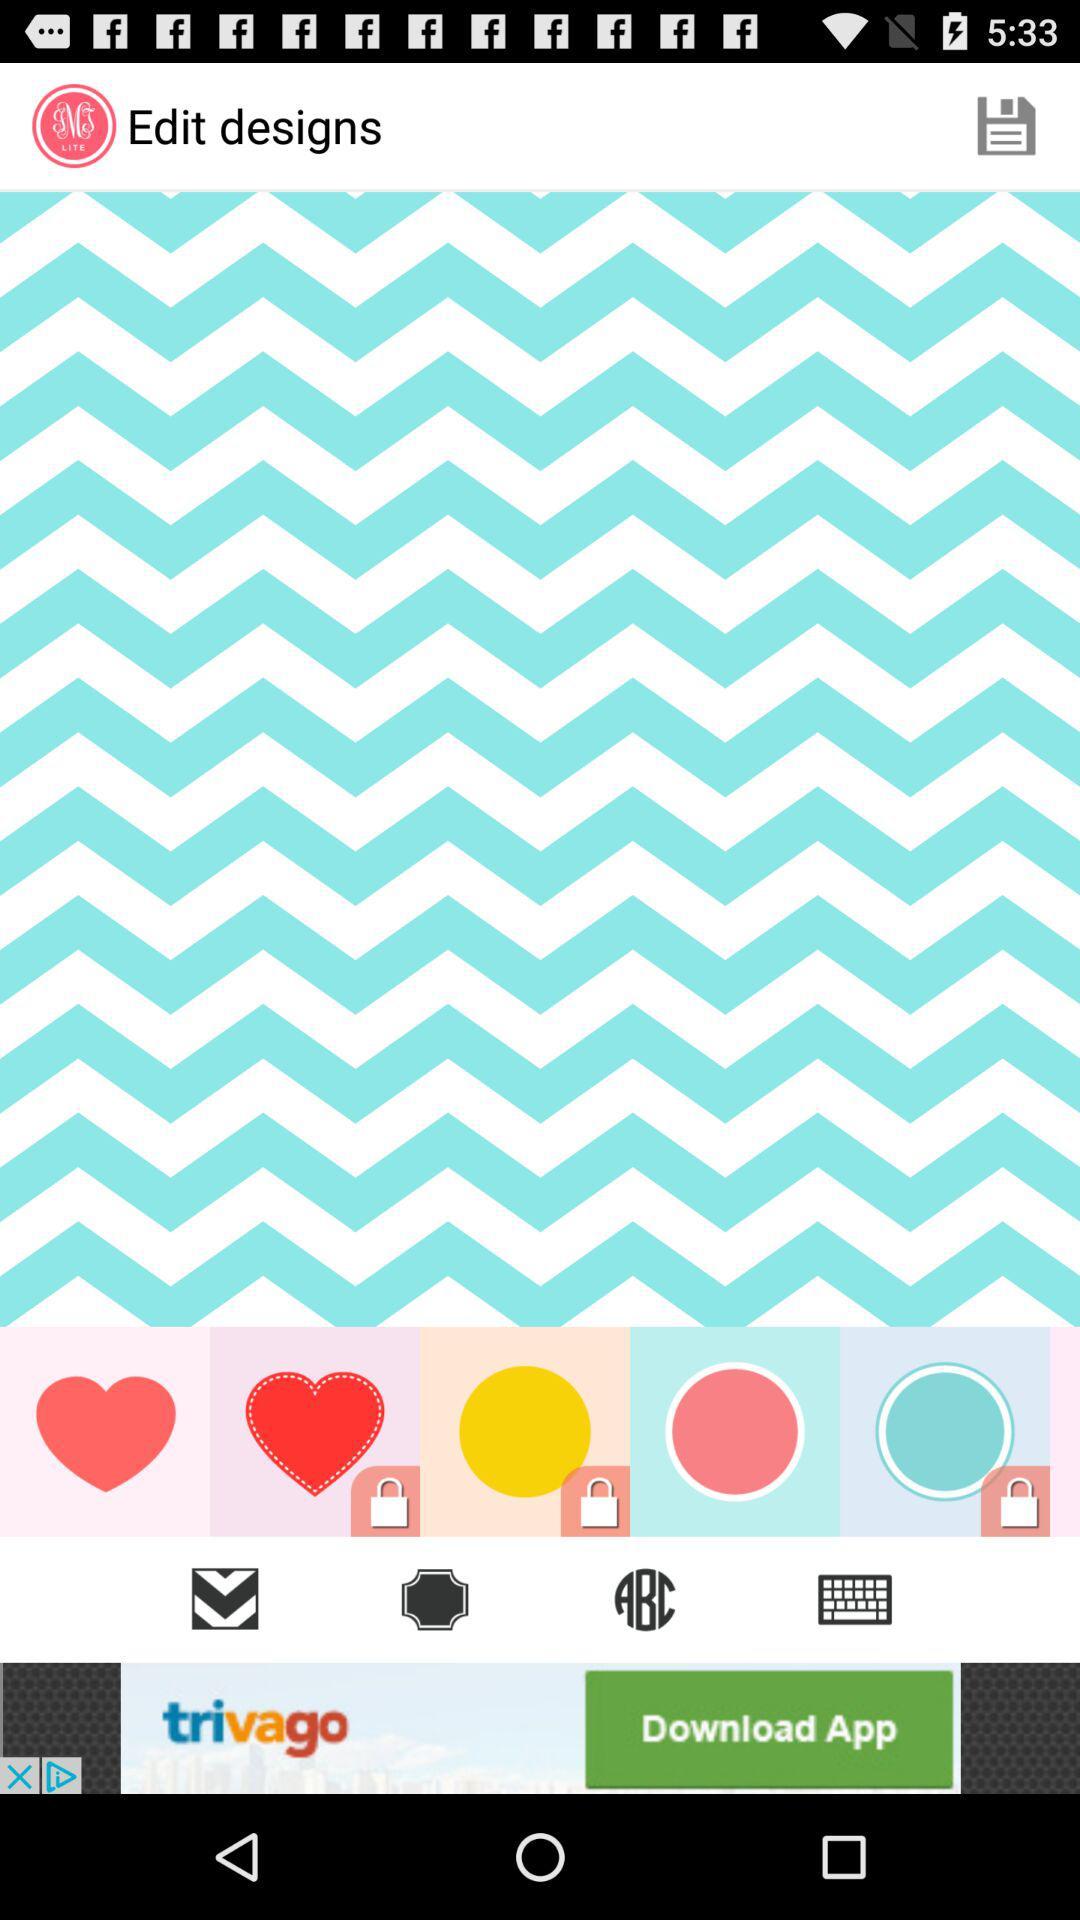 This screenshot has width=1080, height=1920. Describe the element at coordinates (72, 124) in the screenshot. I see `the logo left to edit designs` at that location.